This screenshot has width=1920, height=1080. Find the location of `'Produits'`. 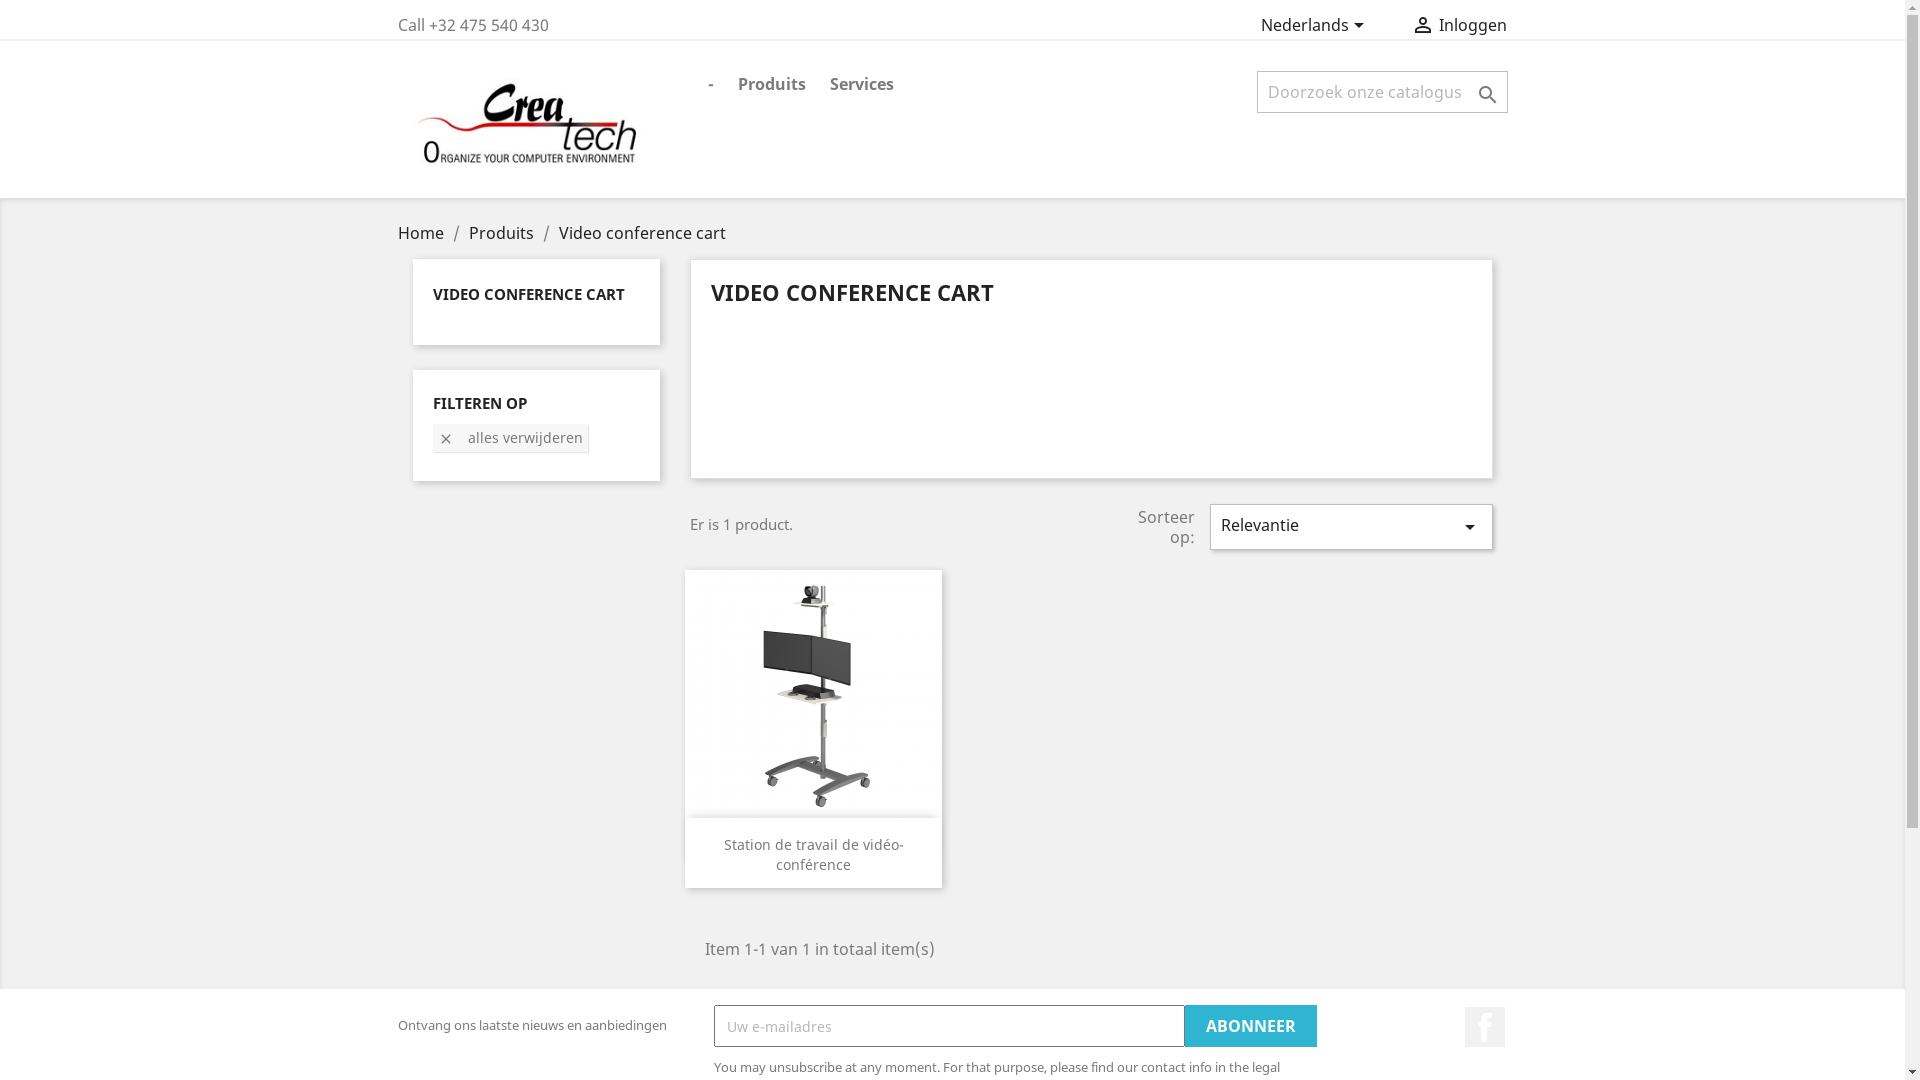

'Produits' is located at coordinates (771, 84).